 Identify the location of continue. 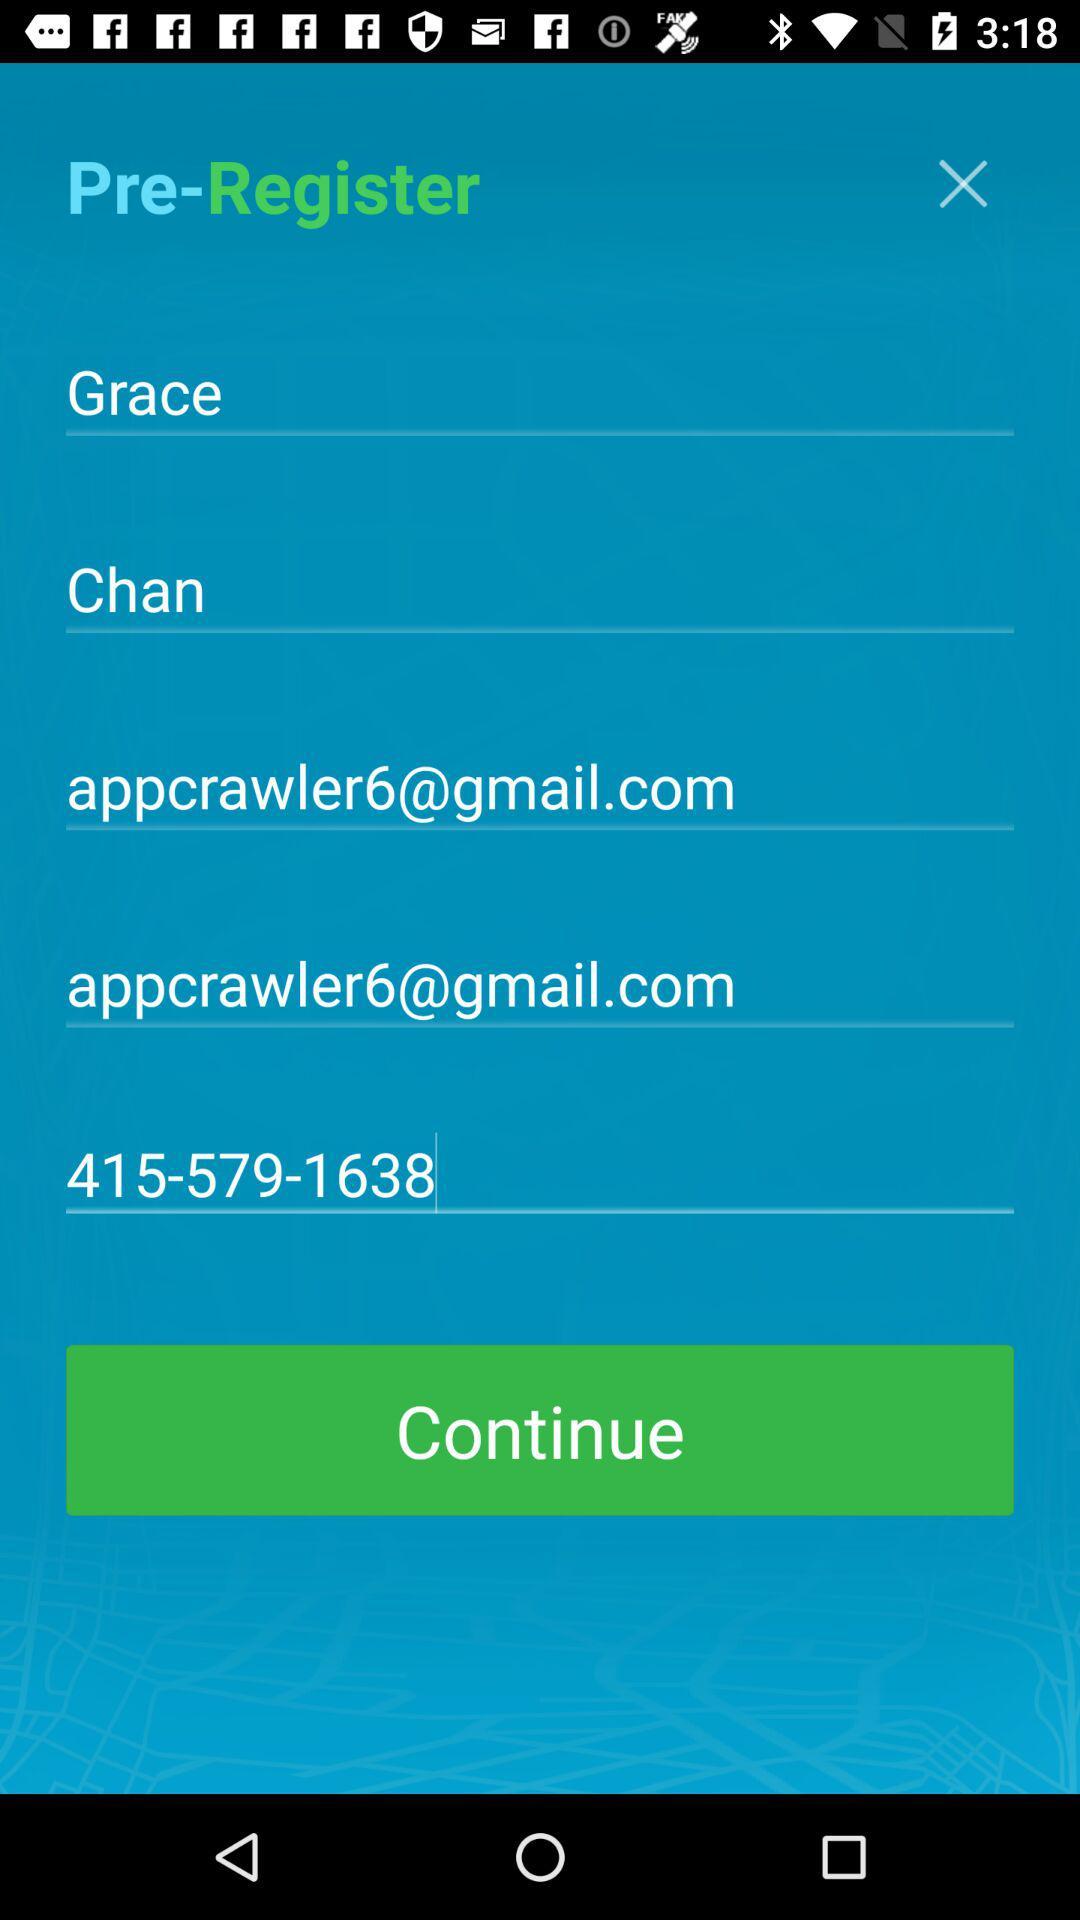
(540, 1429).